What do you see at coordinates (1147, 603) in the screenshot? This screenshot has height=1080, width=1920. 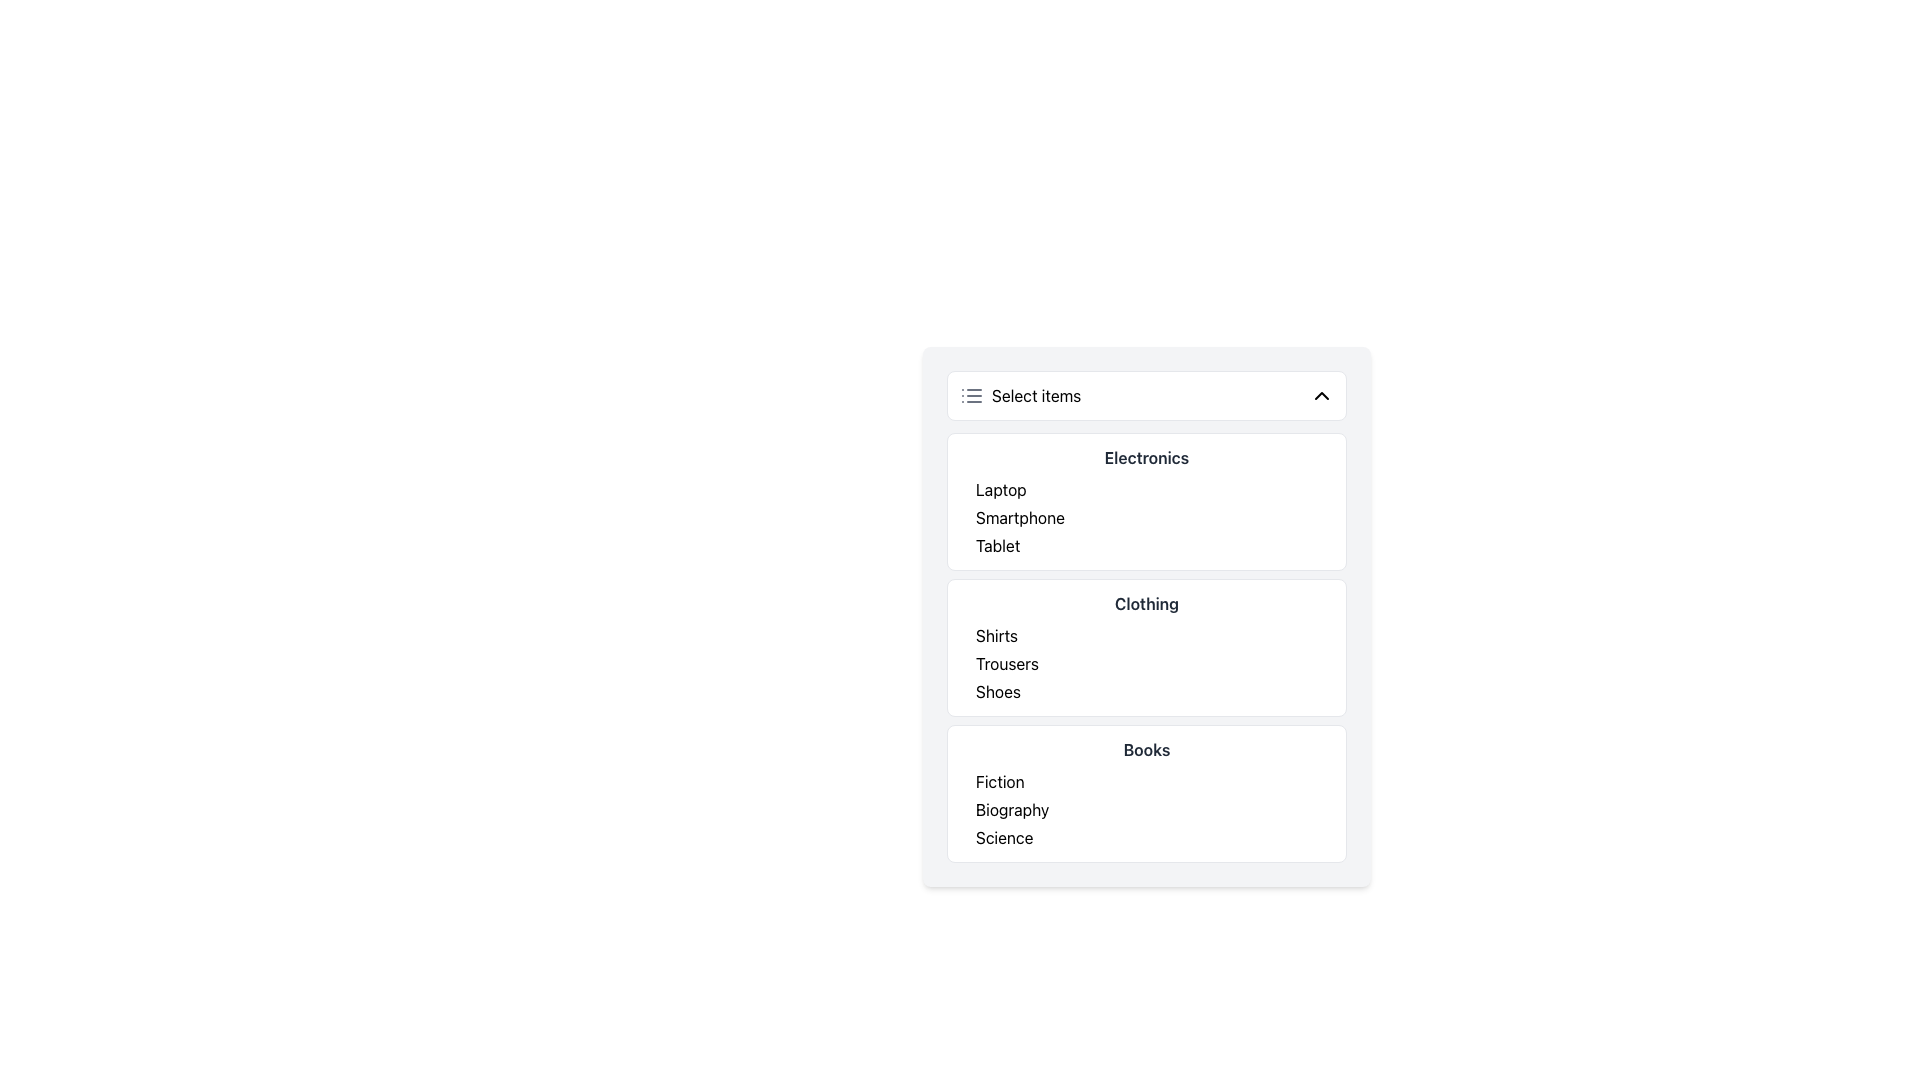 I see `the 'Clothing' text label, which serves as a non-interactive title for the clothing section located in the middle white box between 'Electronics' and 'Books'` at bounding box center [1147, 603].